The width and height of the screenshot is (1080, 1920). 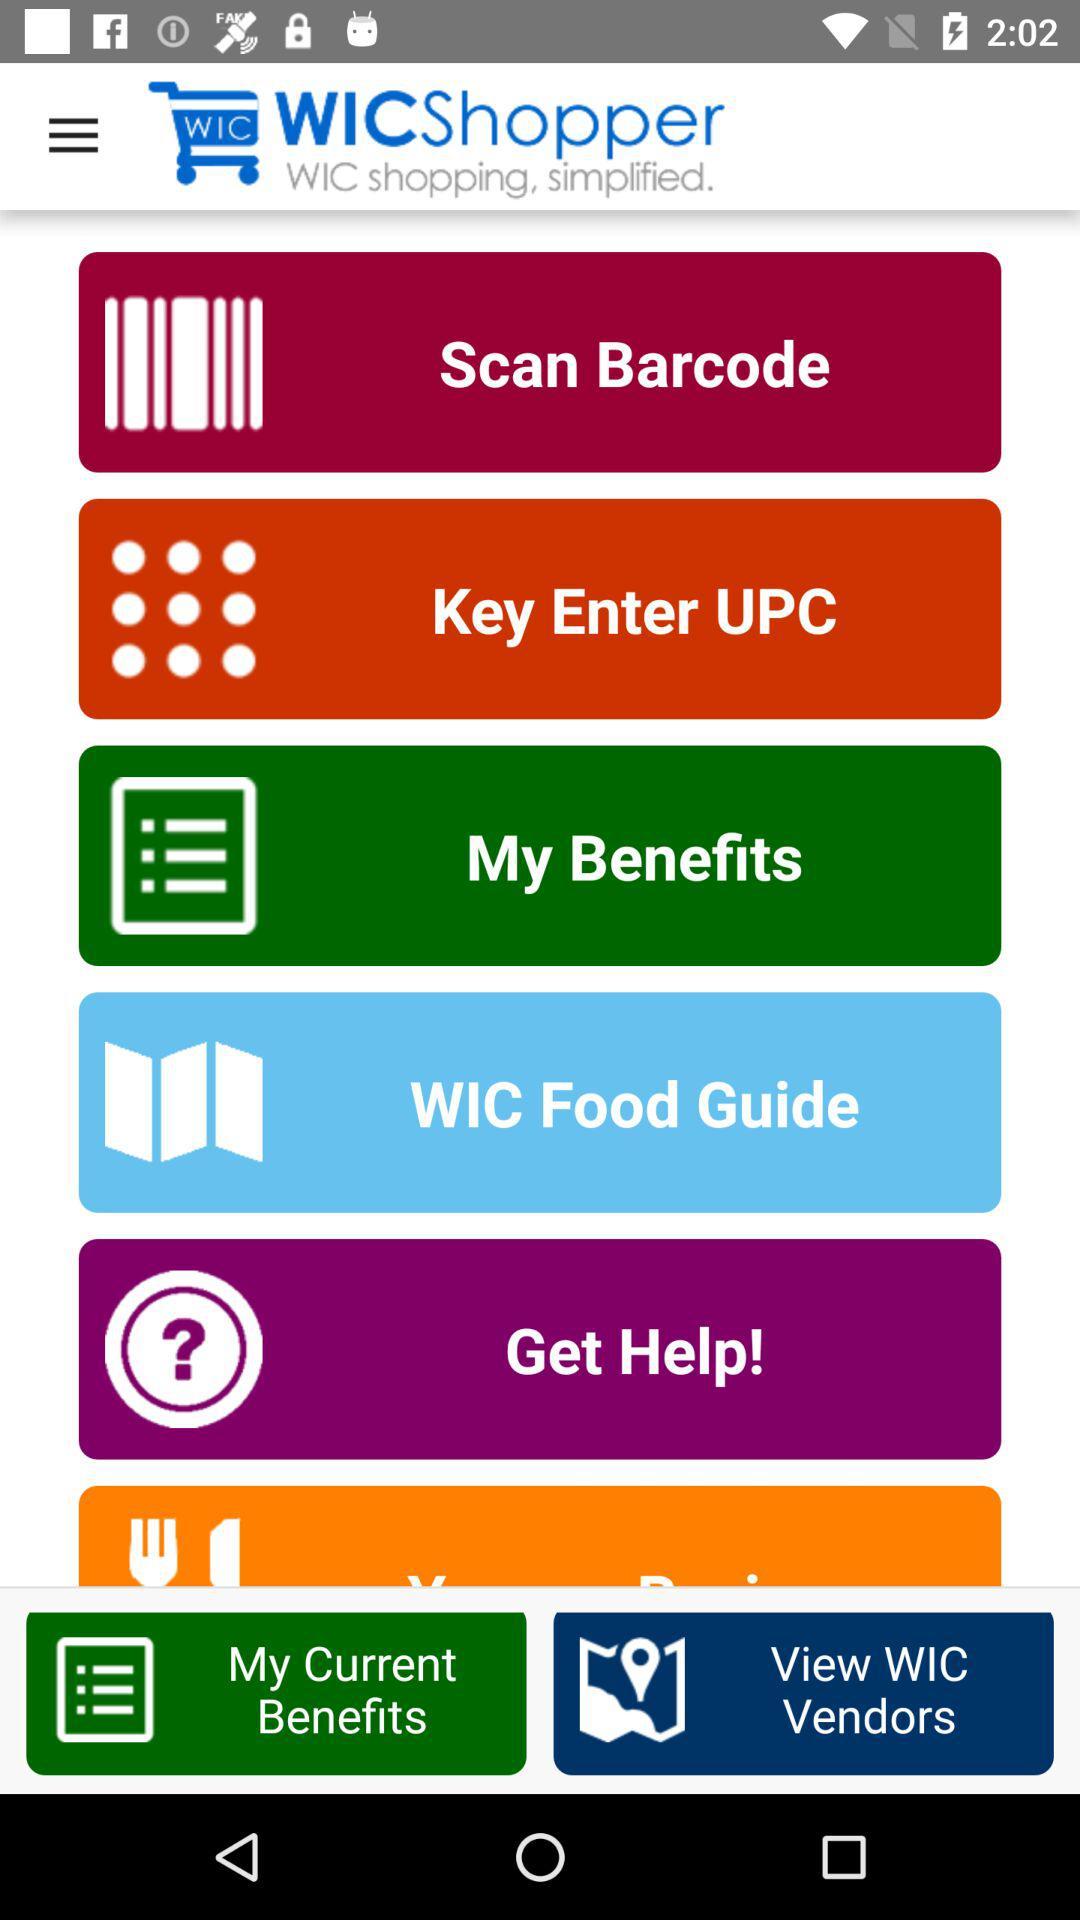 I want to click on scan barcode icon, so click(x=620, y=362).